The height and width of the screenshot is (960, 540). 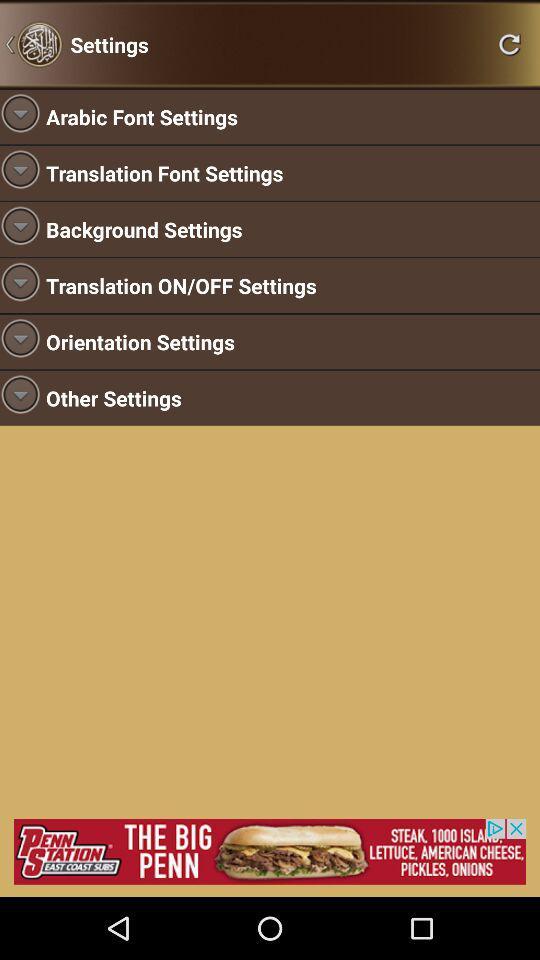 What do you see at coordinates (509, 43) in the screenshot?
I see `go back` at bounding box center [509, 43].